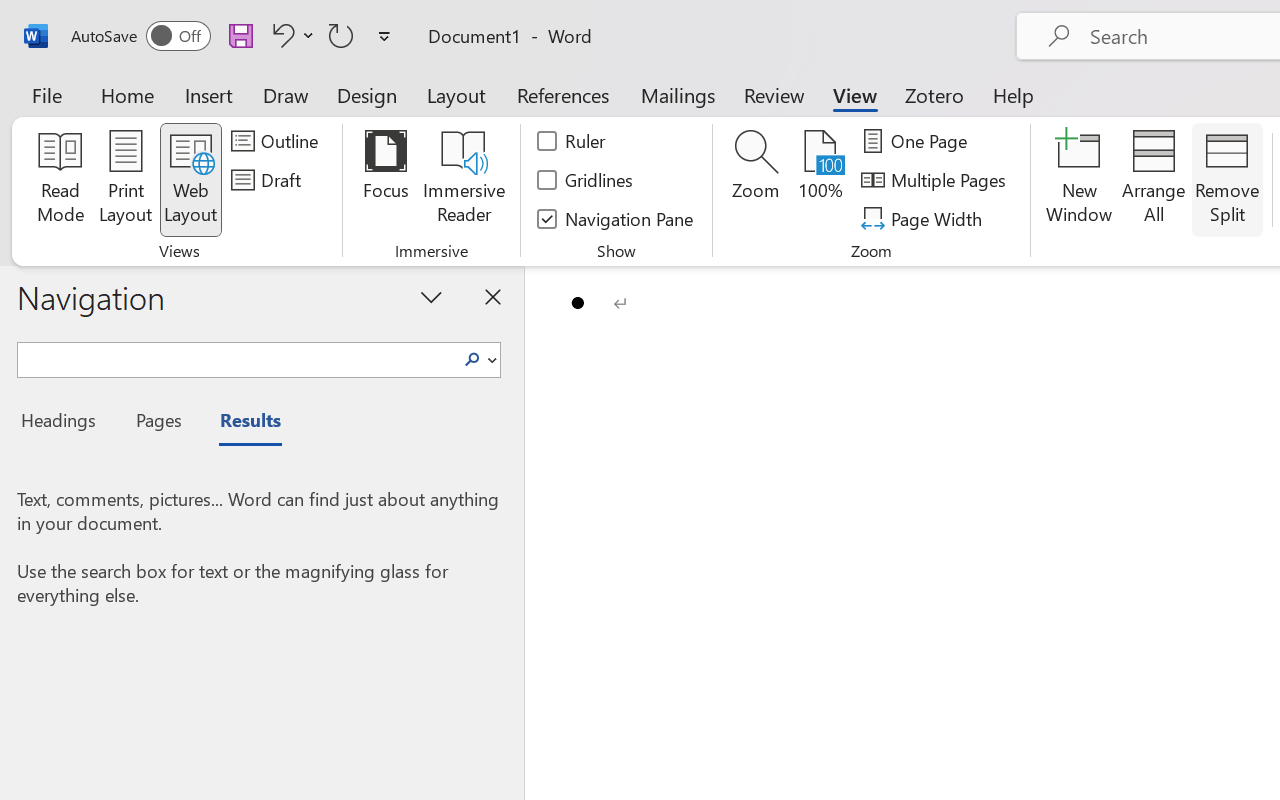 The image size is (1280, 800). I want to click on 'Outline', so click(277, 141).